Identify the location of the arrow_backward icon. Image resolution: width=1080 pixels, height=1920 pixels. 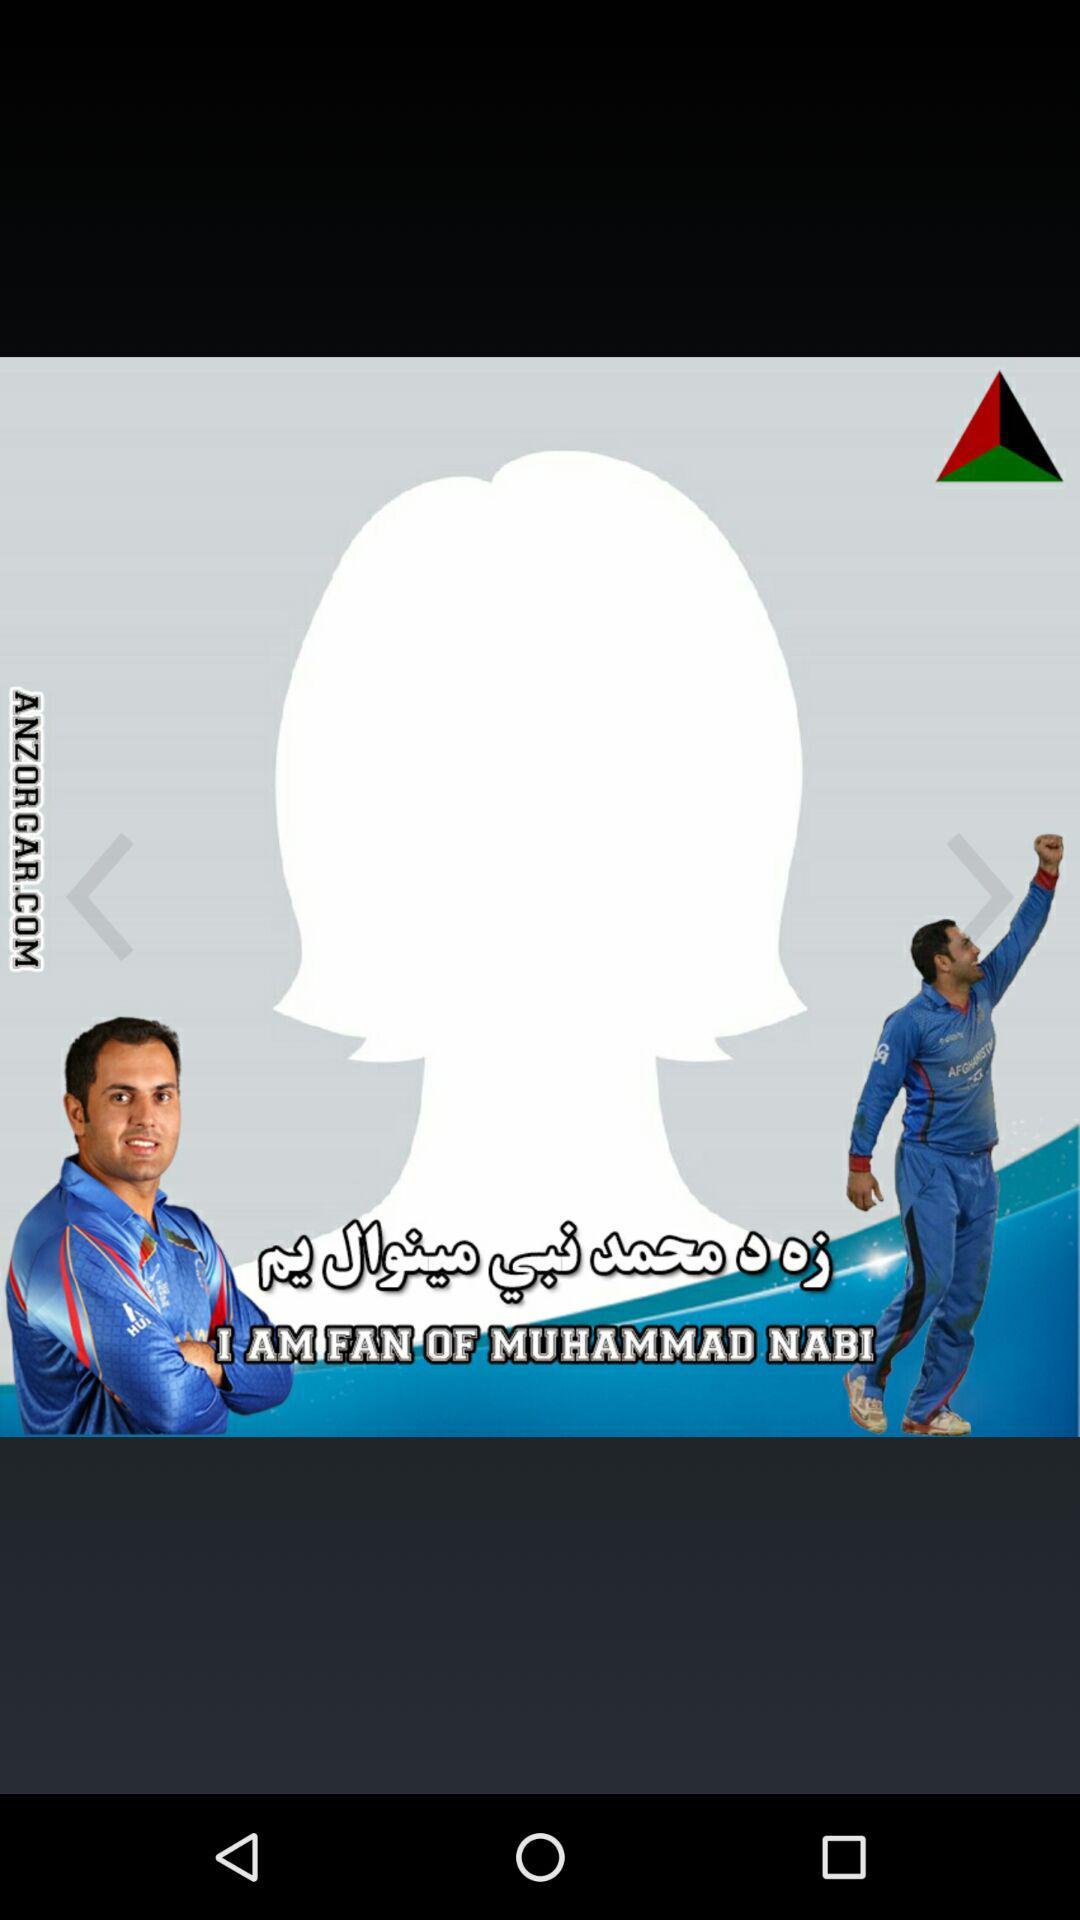
(99, 960).